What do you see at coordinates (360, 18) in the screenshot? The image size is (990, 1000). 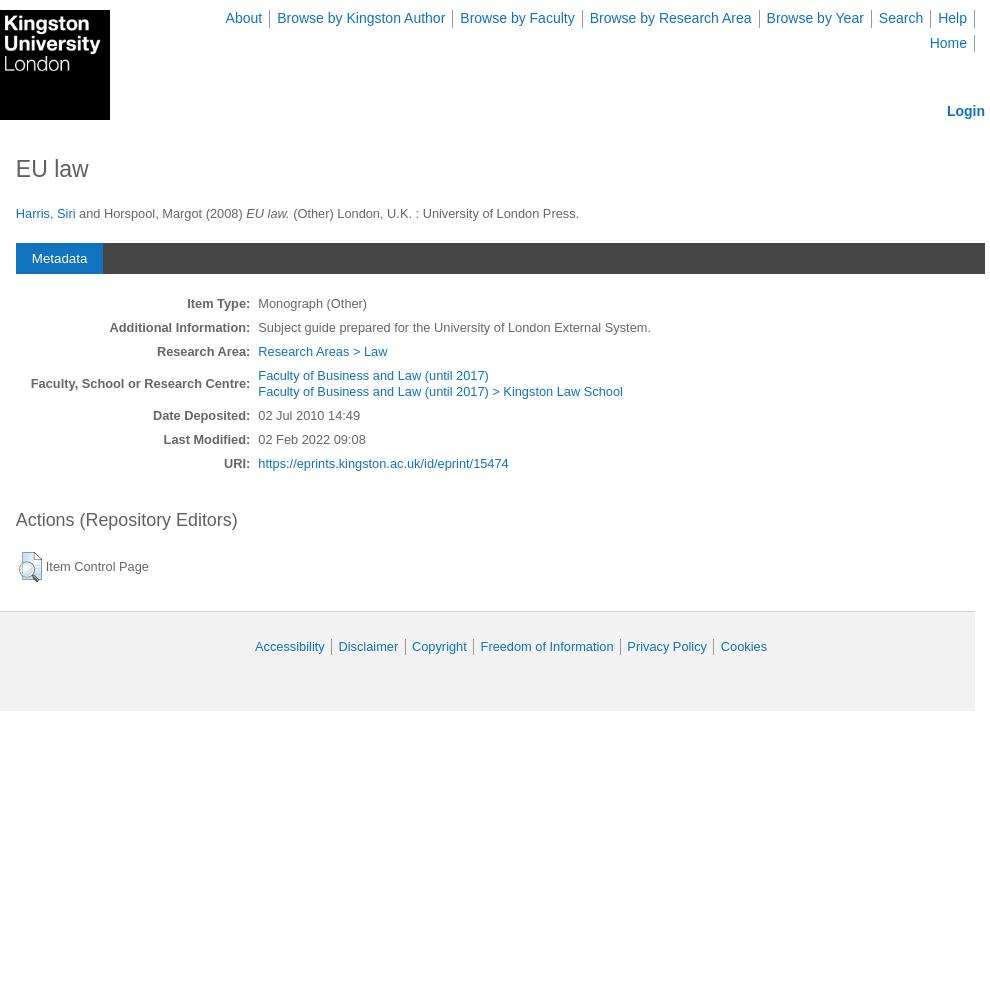 I see `'Browse by Kingston Author'` at bounding box center [360, 18].